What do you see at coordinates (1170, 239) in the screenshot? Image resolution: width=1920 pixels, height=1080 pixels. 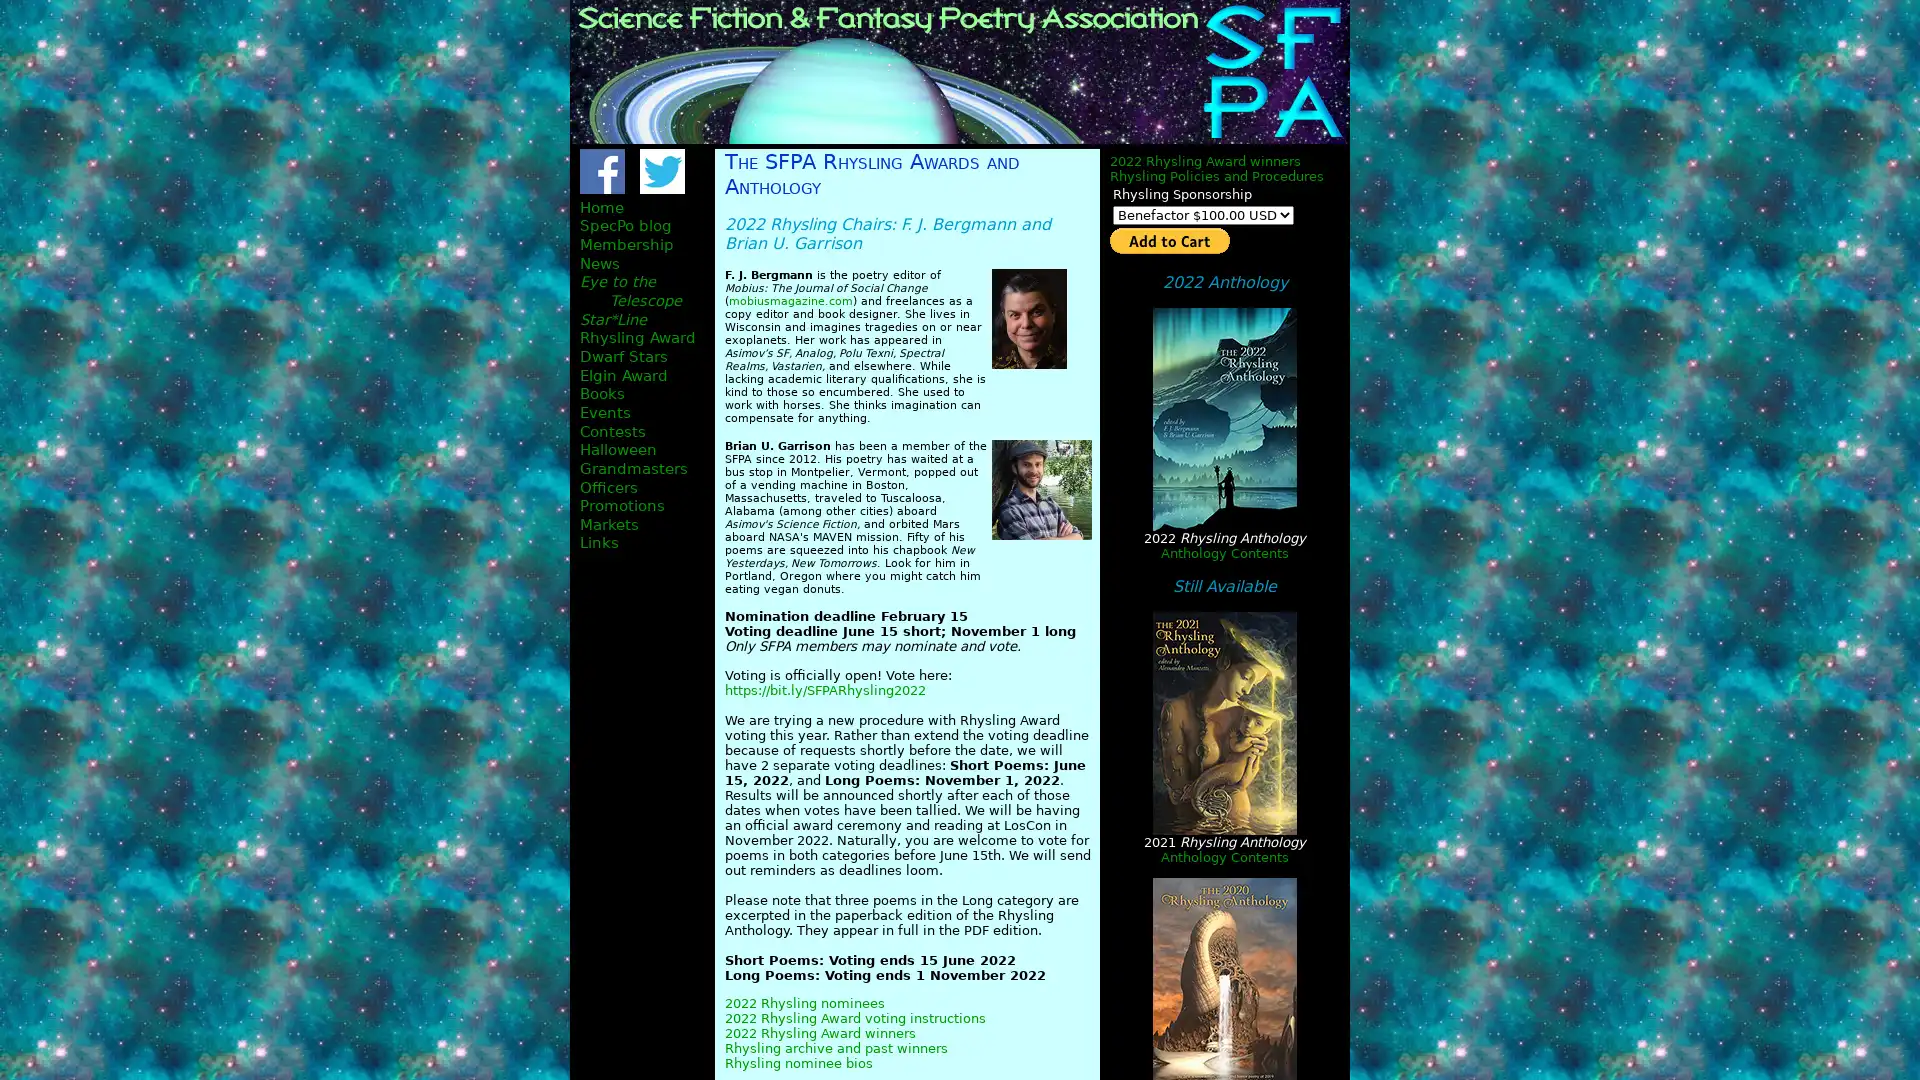 I see `PayPal - The safer, easier way to pay online!` at bounding box center [1170, 239].